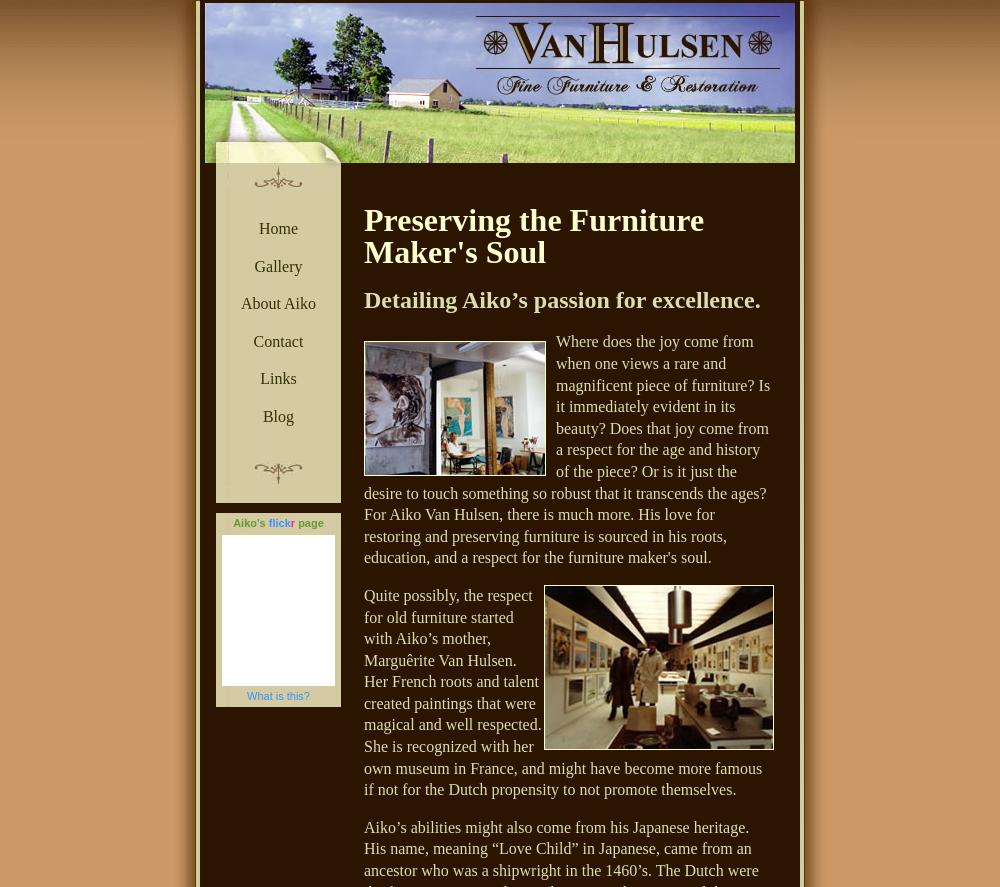  Describe the element at coordinates (363, 299) in the screenshot. I see `'Detailing Aiko’s passion for excellence.'` at that location.